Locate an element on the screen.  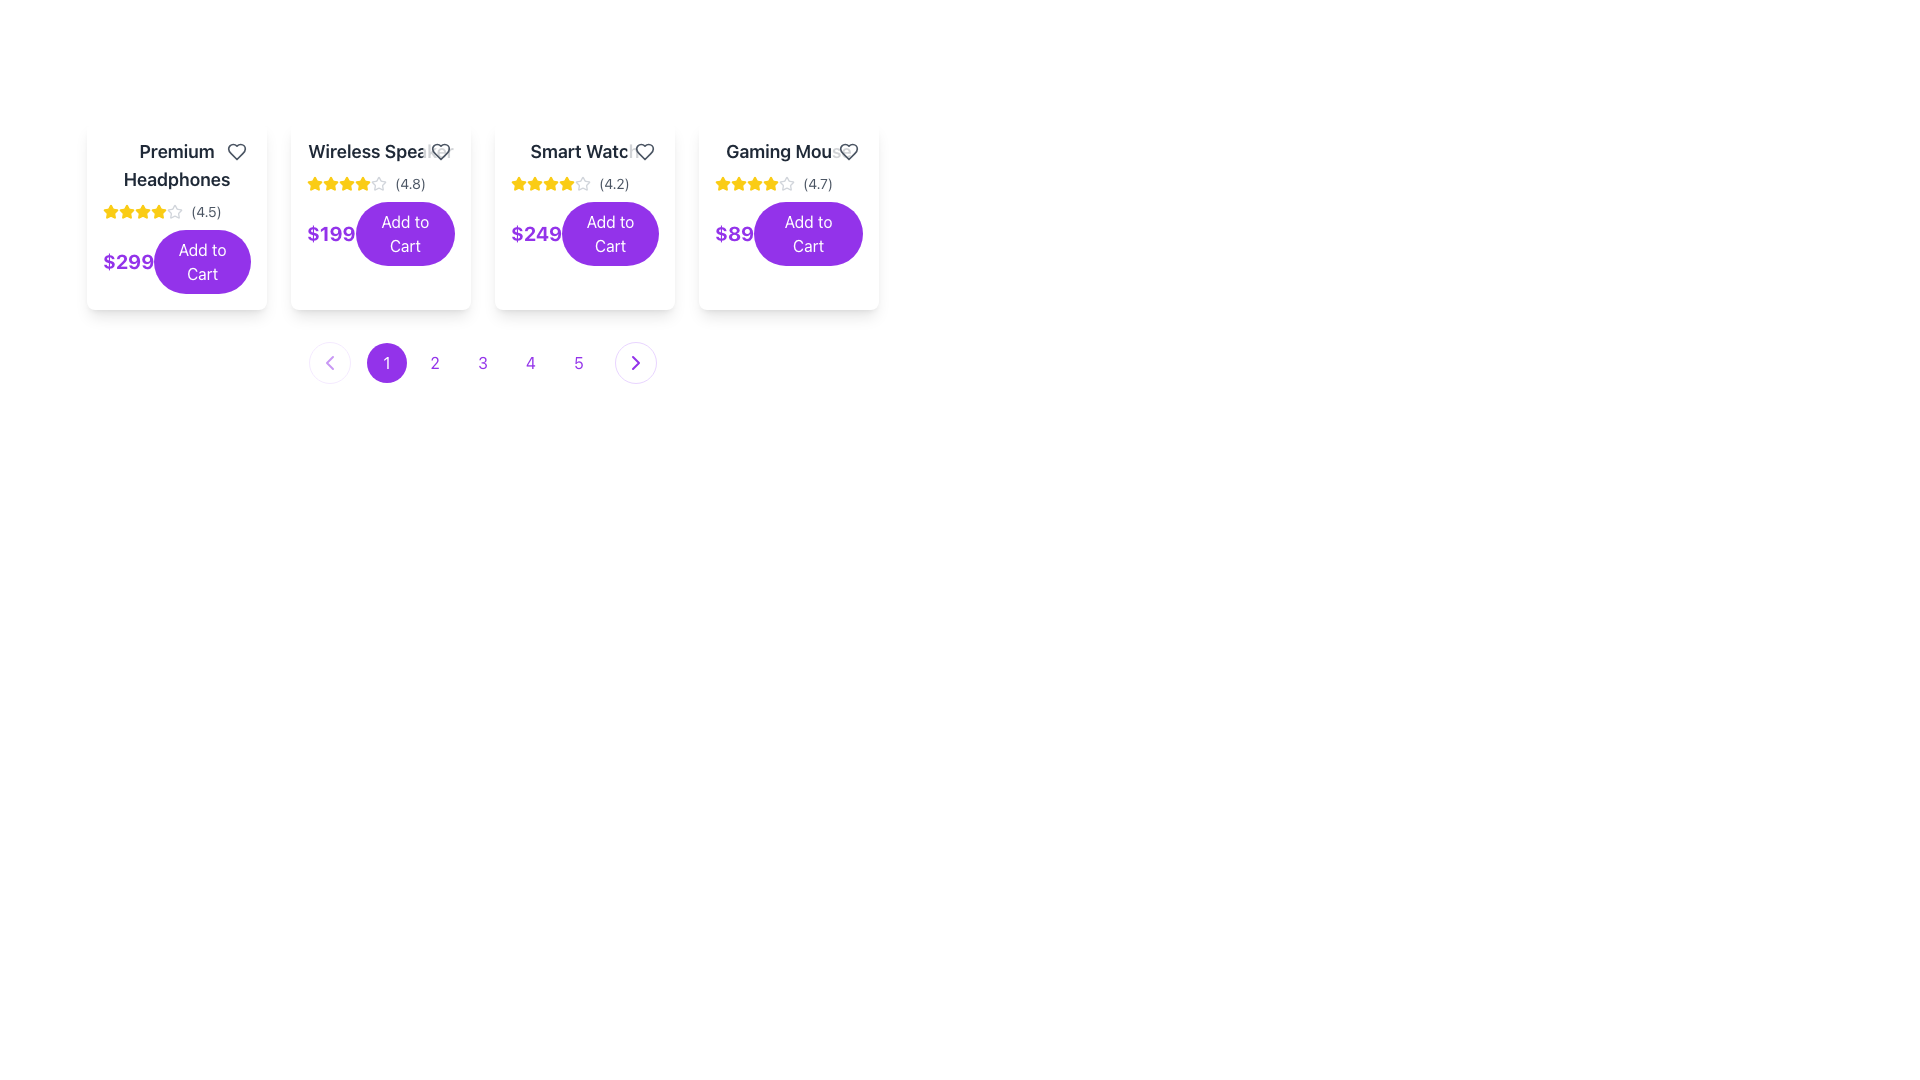
the 5th star icon in the star rating system of the 'Wireless Speaker' product card, indicating a rating gap to a perfect score is located at coordinates (379, 184).